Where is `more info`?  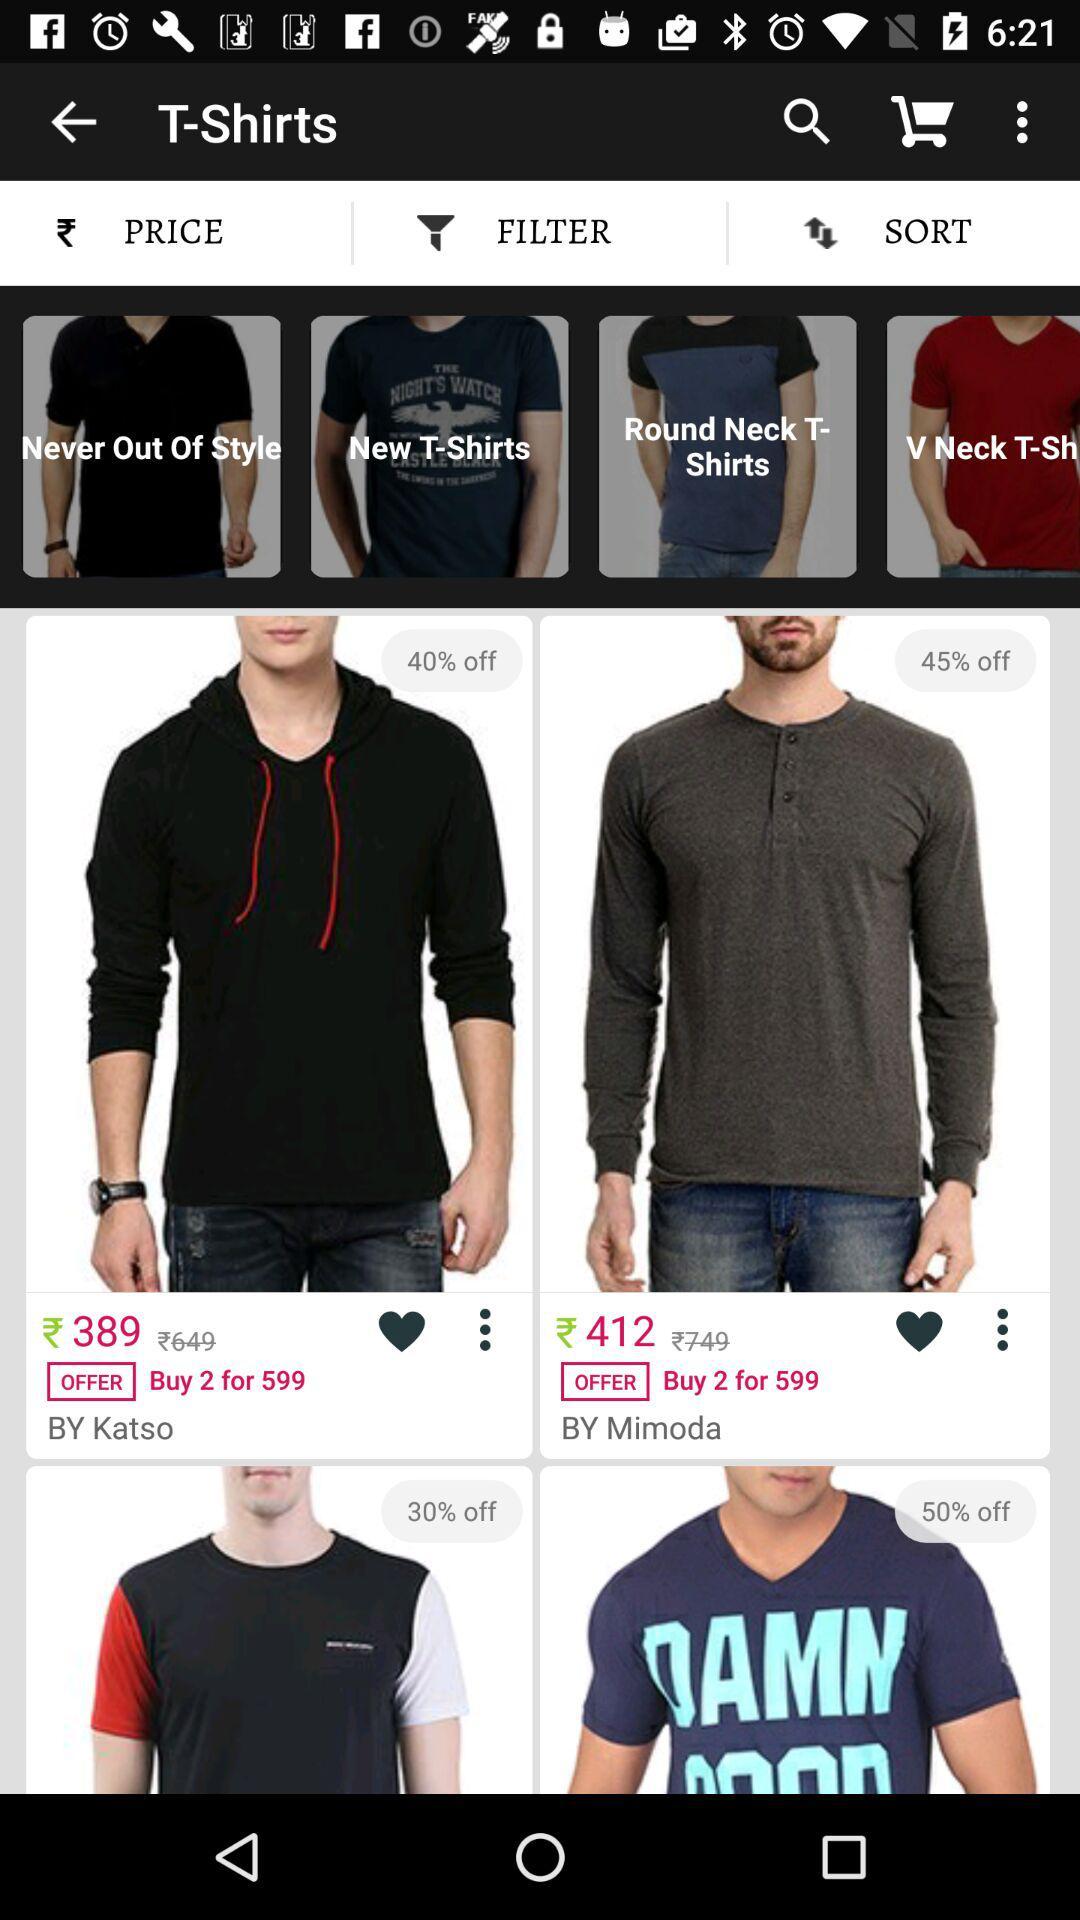 more info is located at coordinates (1010, 1329).